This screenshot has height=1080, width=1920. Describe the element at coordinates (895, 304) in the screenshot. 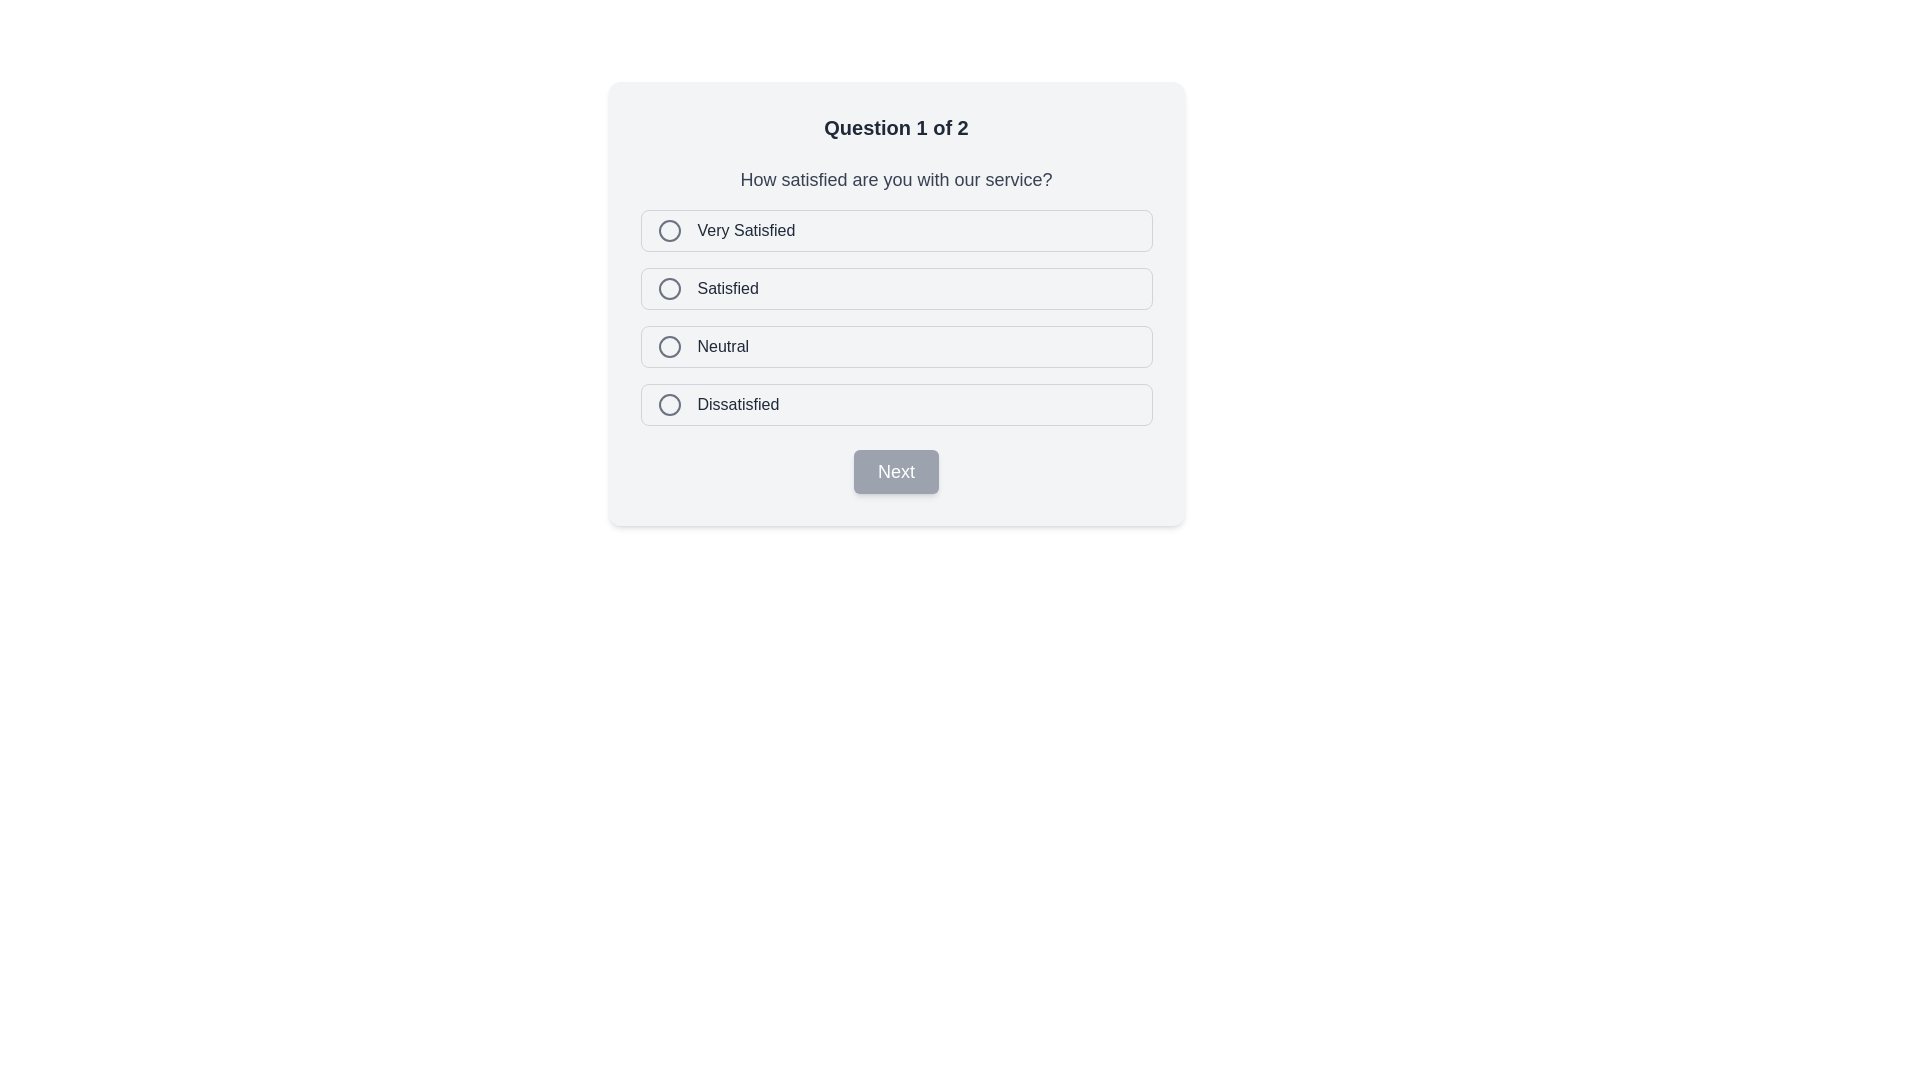

I see `to select the 'Satisfied' option in the satisfaction feedback radio button group located centrally in the form` at that location.